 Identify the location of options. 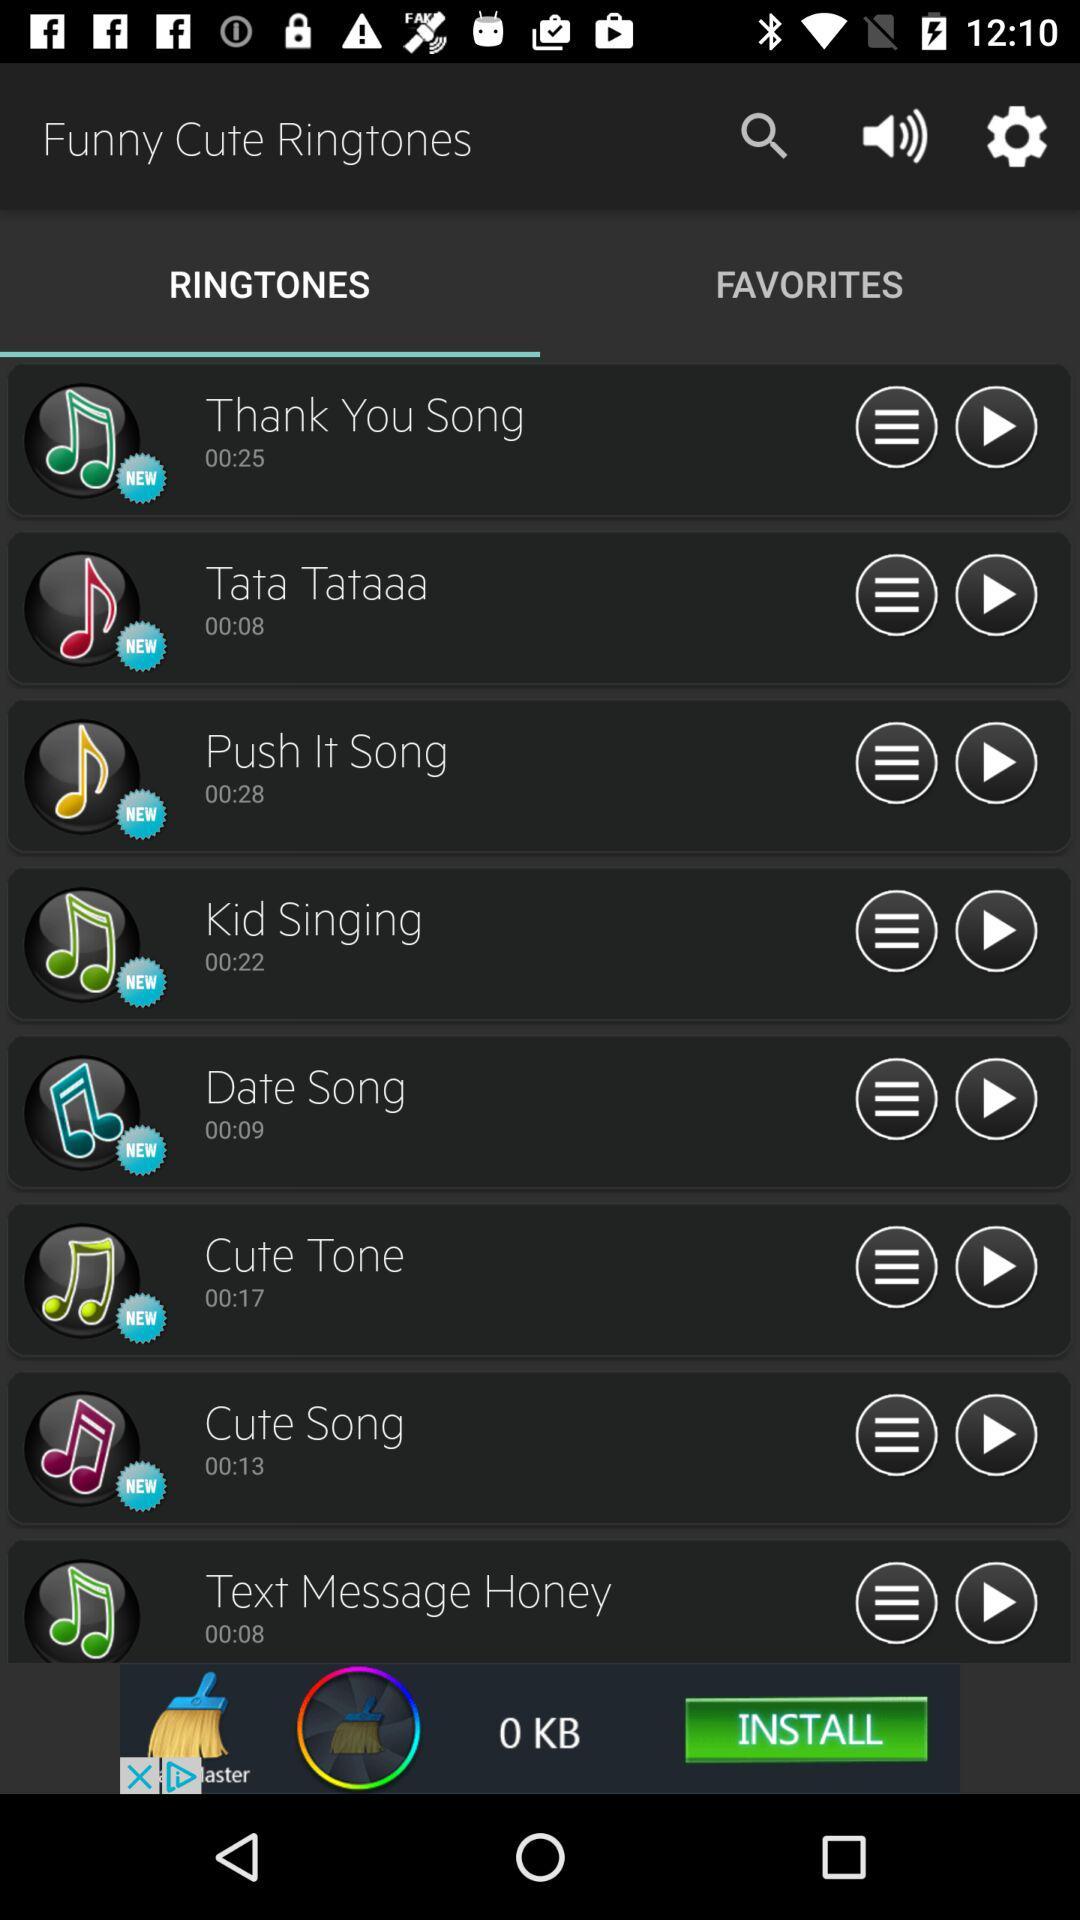
(895, 1267).